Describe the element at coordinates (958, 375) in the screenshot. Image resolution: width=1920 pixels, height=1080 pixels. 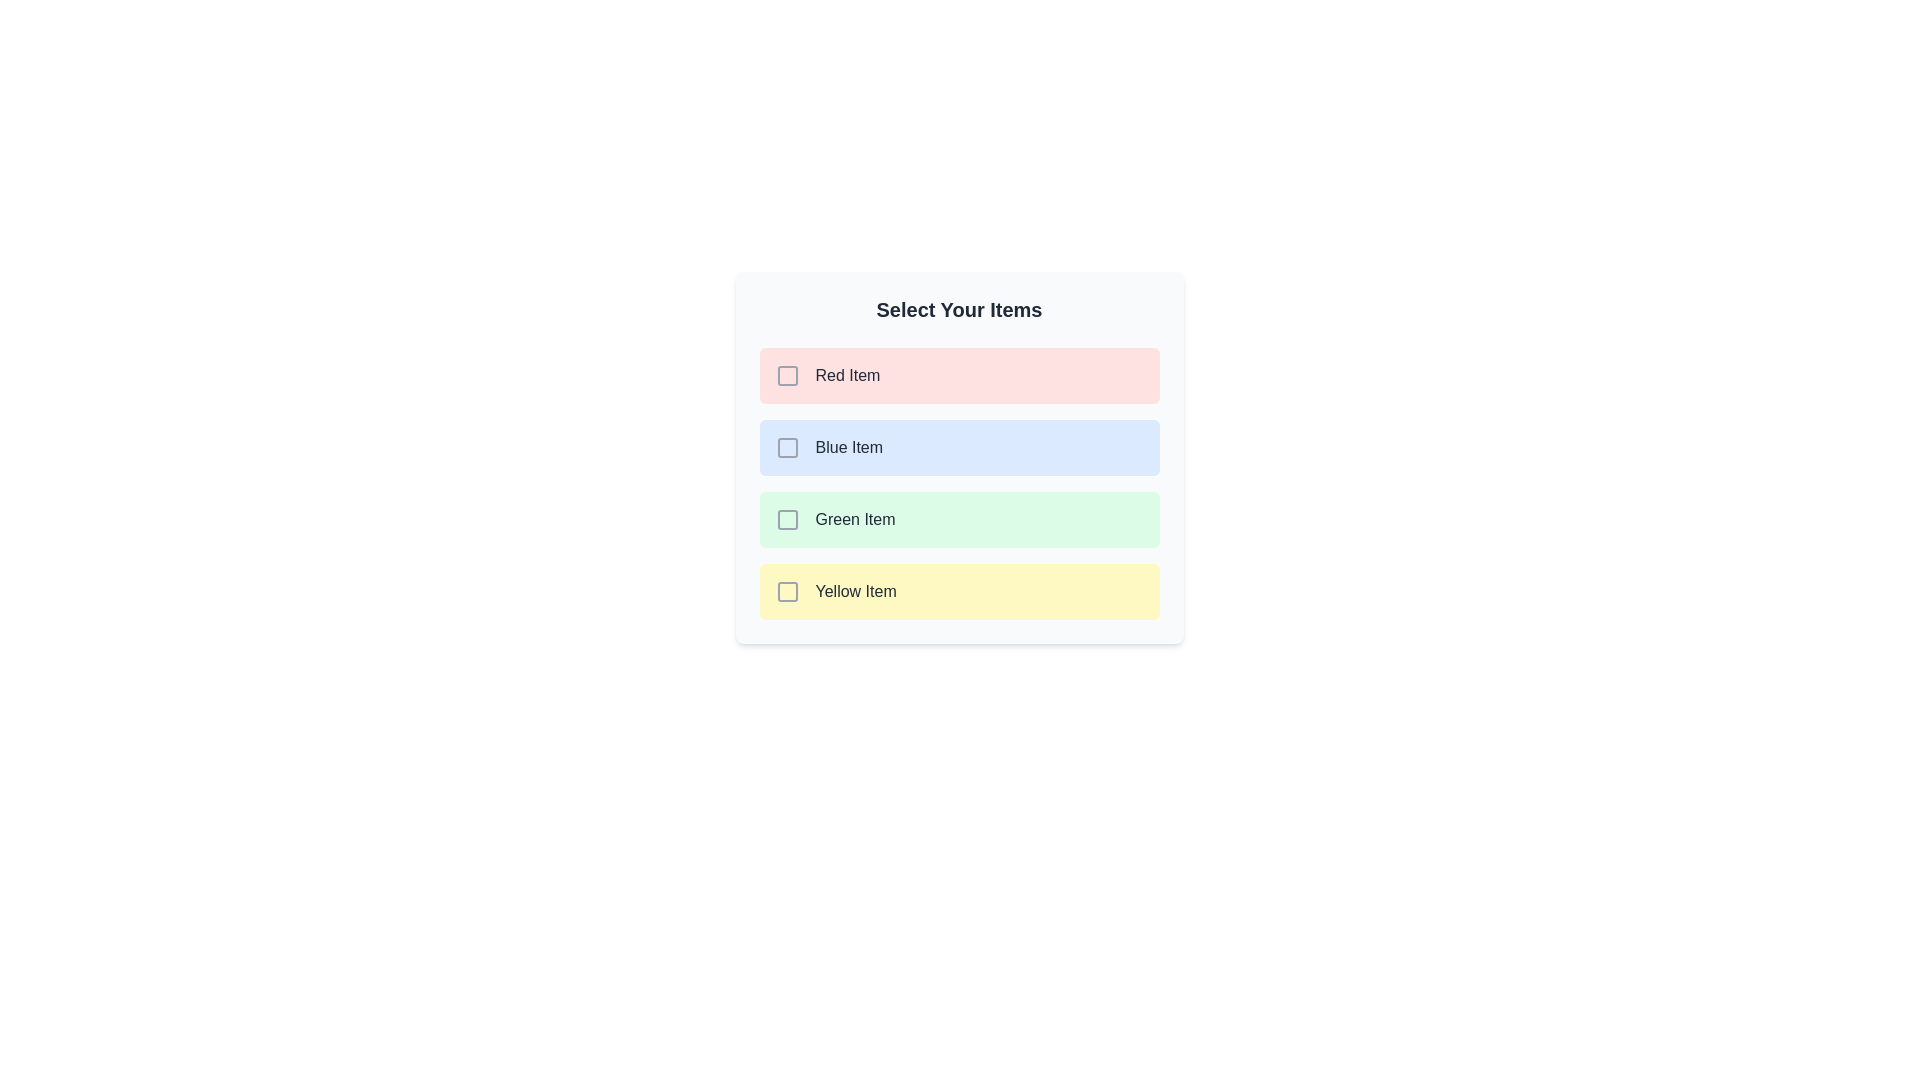
I see `the item Red Item` at that location.